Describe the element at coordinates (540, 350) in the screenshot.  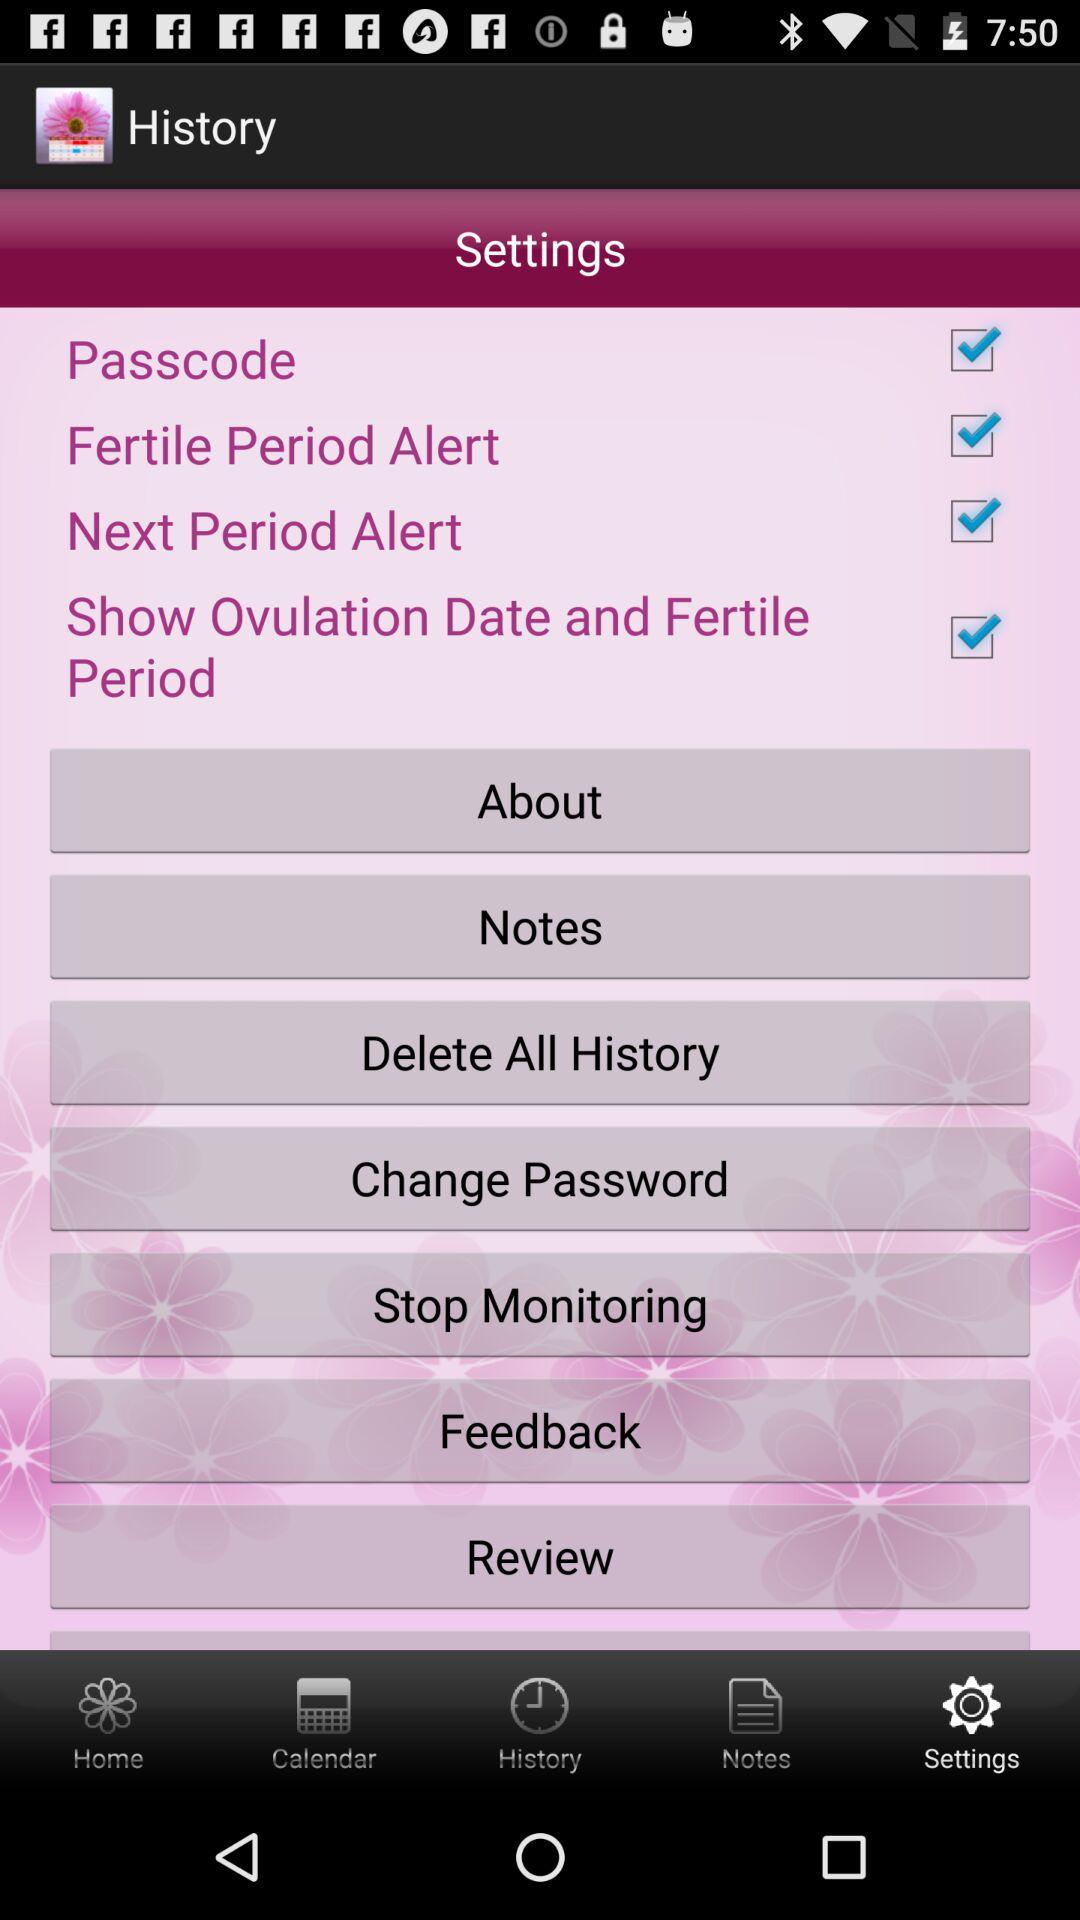
I see `passcode item` at that location.